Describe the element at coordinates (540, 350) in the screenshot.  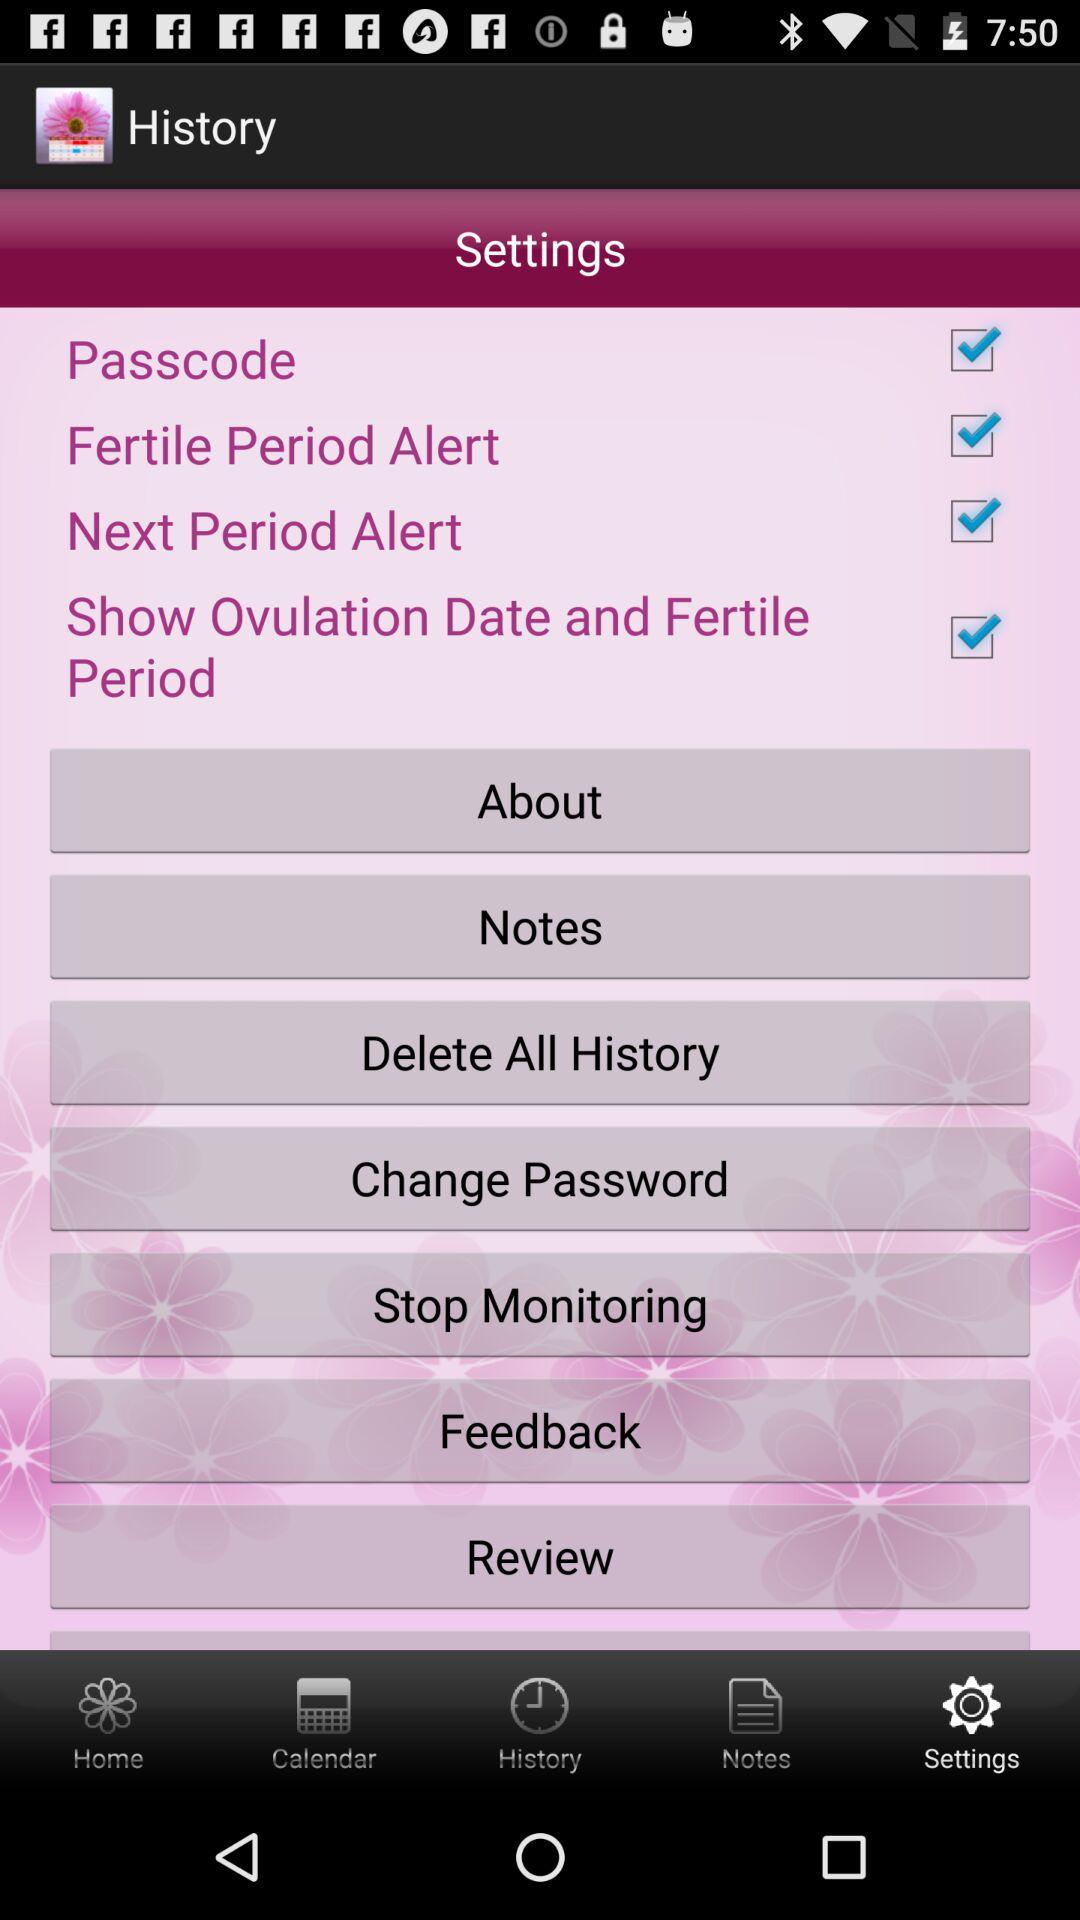
I see `passcode item` at that location.